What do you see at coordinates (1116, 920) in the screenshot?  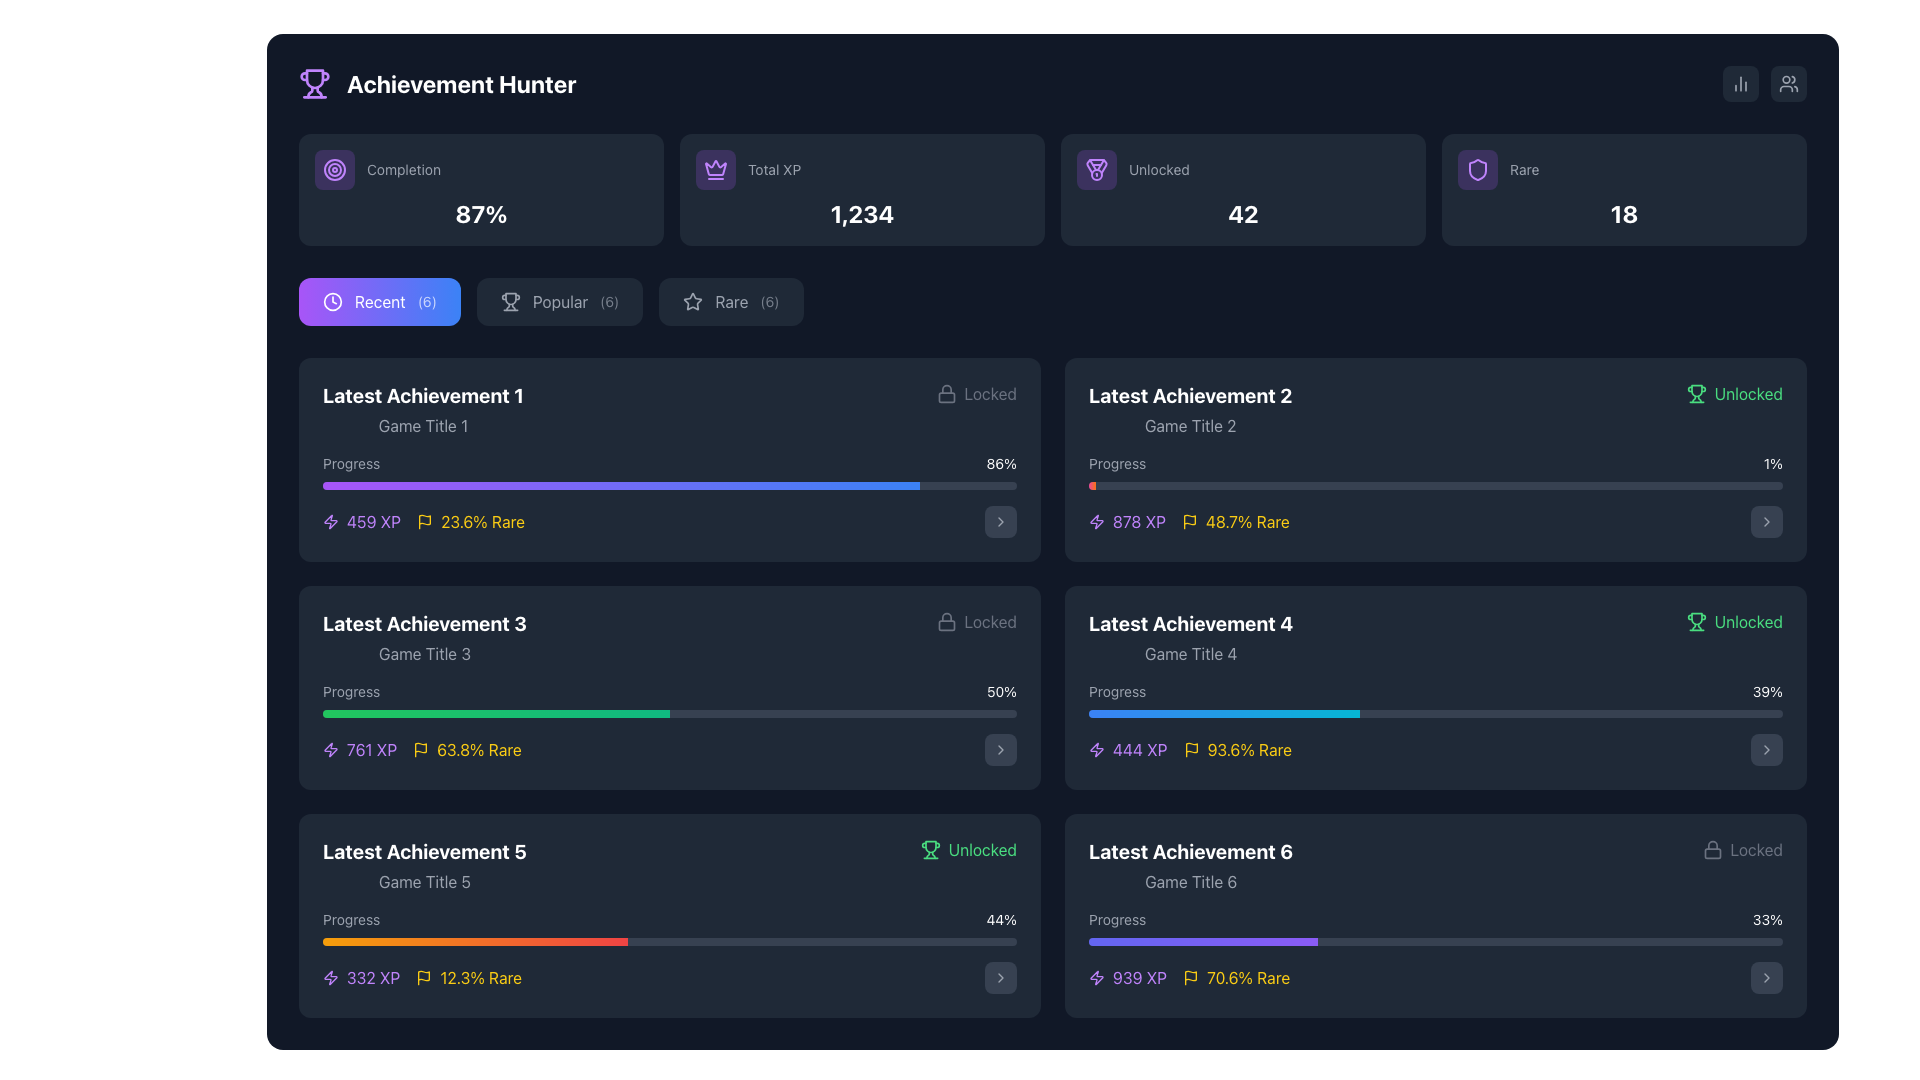 I see `the text label that provides contextual information for the progress bar in the 'Latest Achievement 6' section, located at the bottom-right of the interface` at bounding box center [1116, 920].